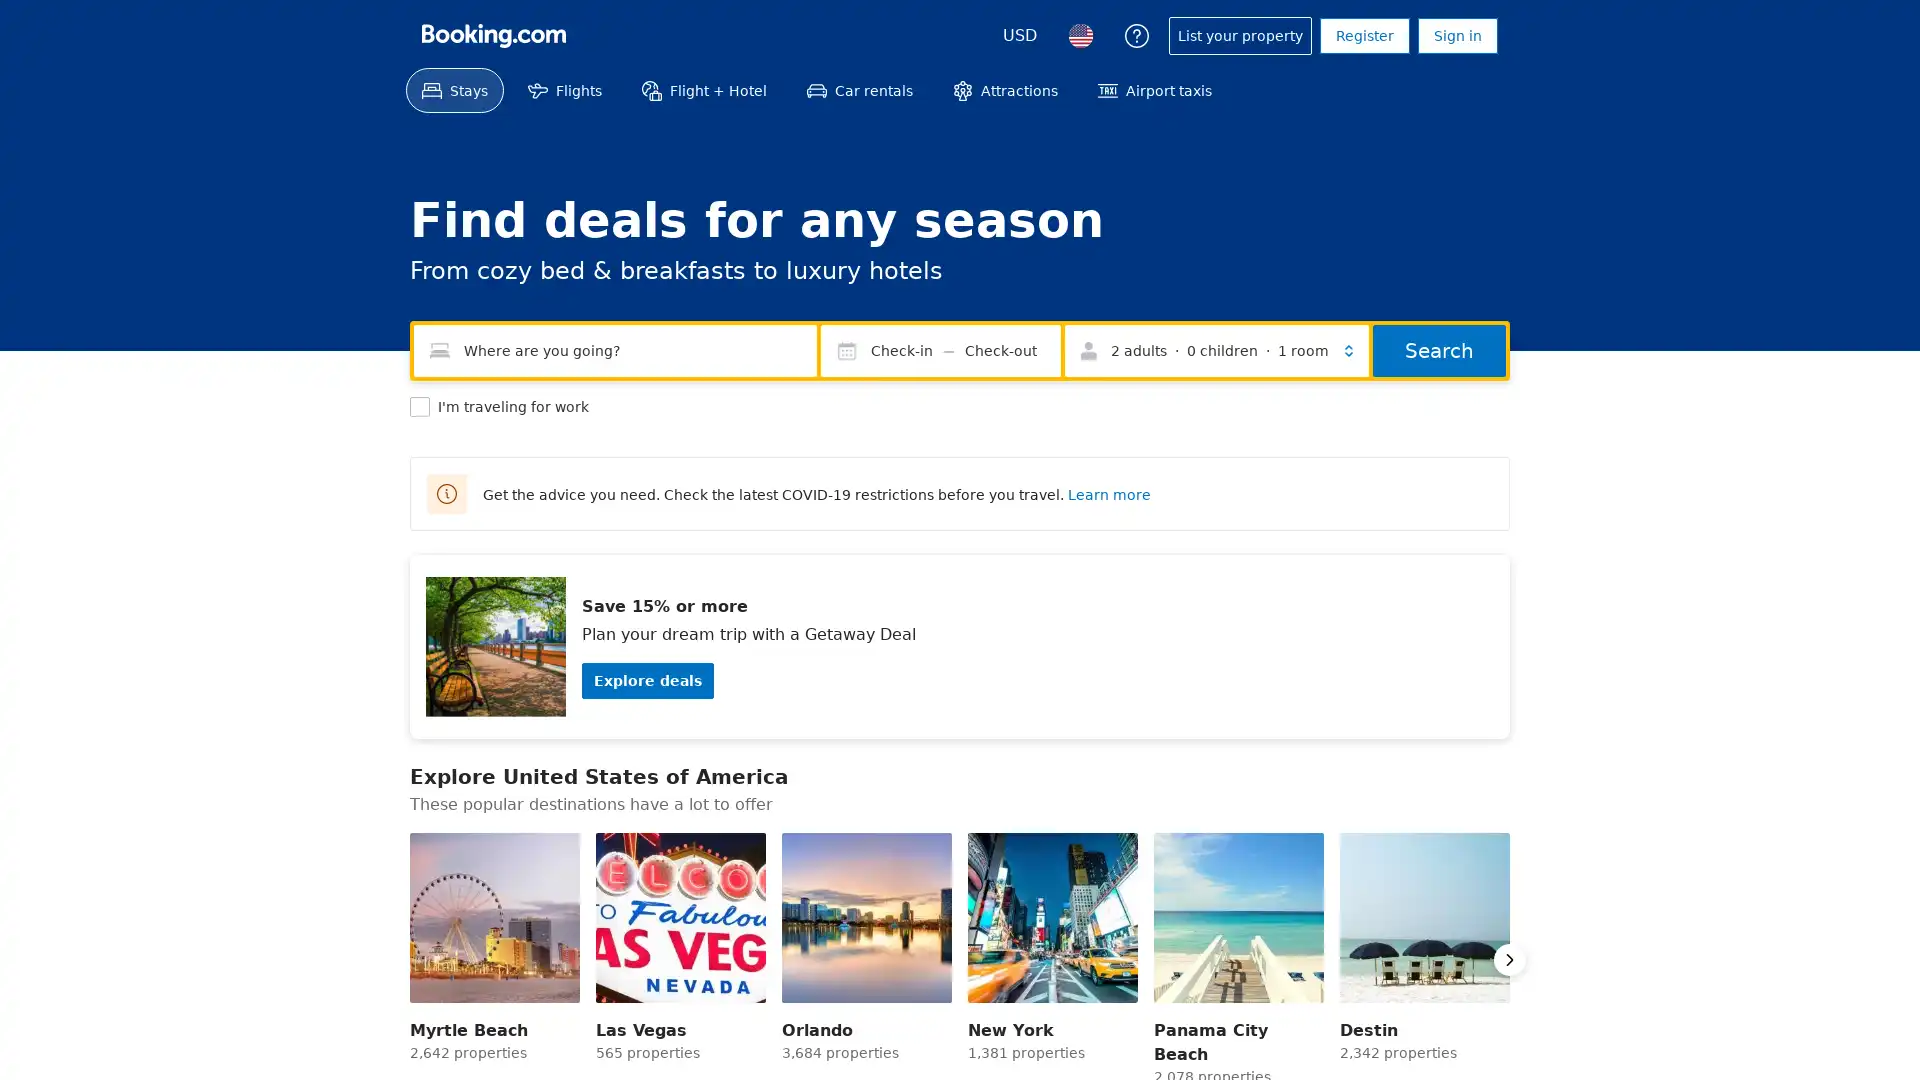  I want to click on Choose your language. Your current language is English (US), so click(1079, 35).